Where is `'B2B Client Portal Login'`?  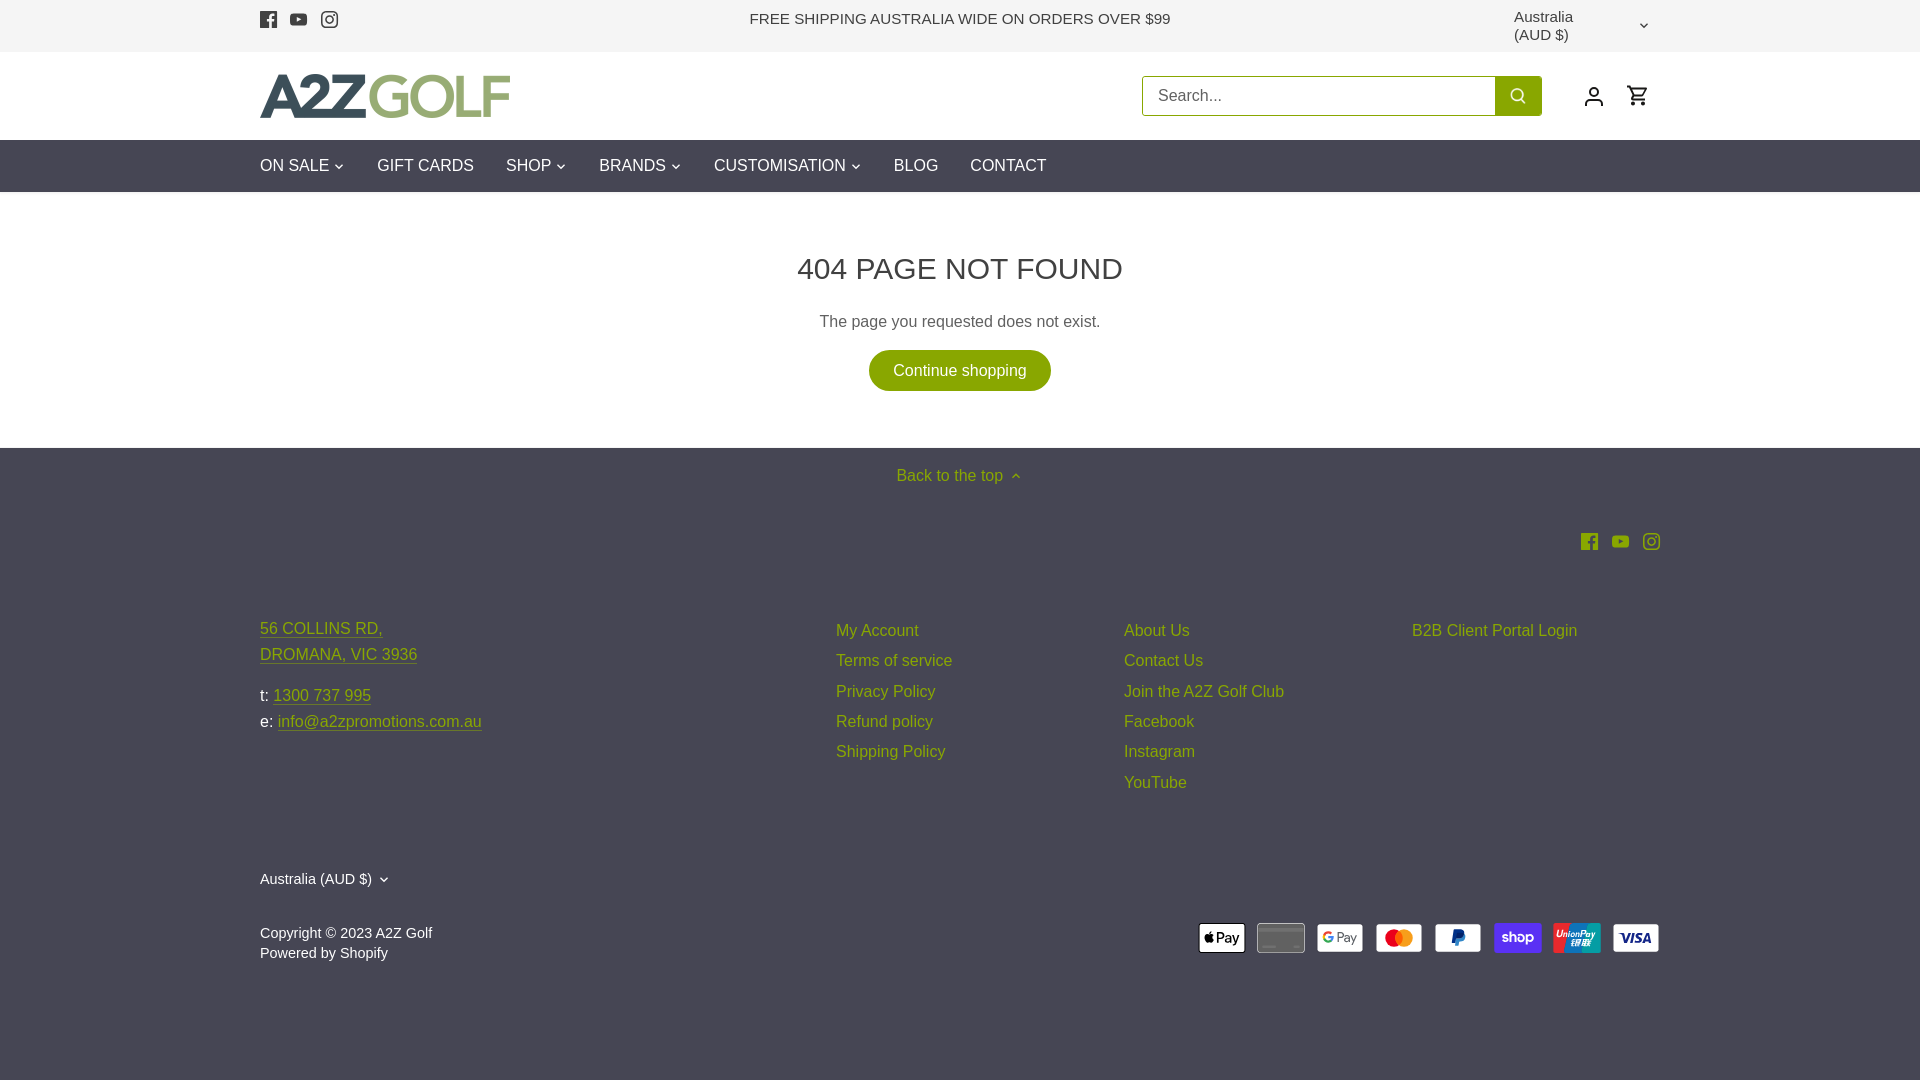 'B2B Client Portal Login' is located at coordinates (1494, 631).